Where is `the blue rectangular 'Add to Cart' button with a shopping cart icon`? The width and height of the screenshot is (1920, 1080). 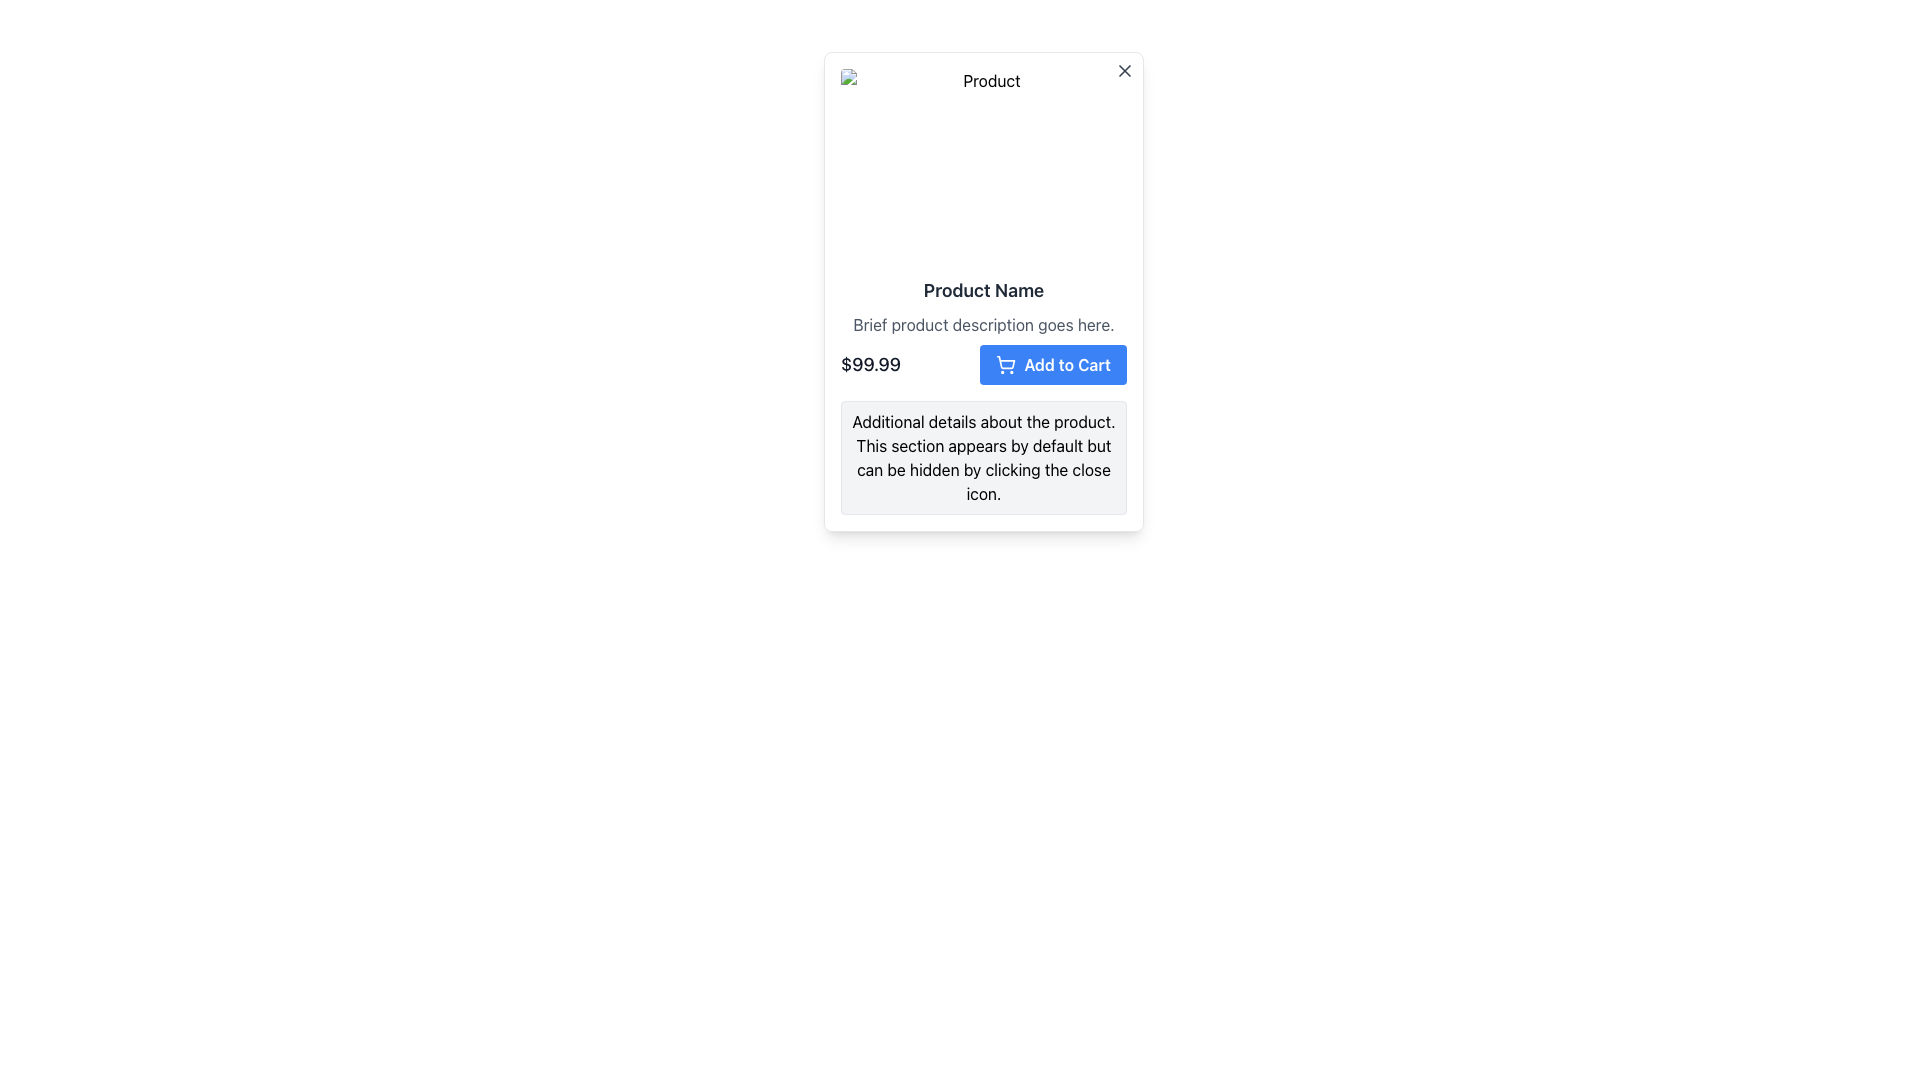
the blue rectangular 'Add to Cart' button with a shopping cart icon is located at coordinates (1052, 365).